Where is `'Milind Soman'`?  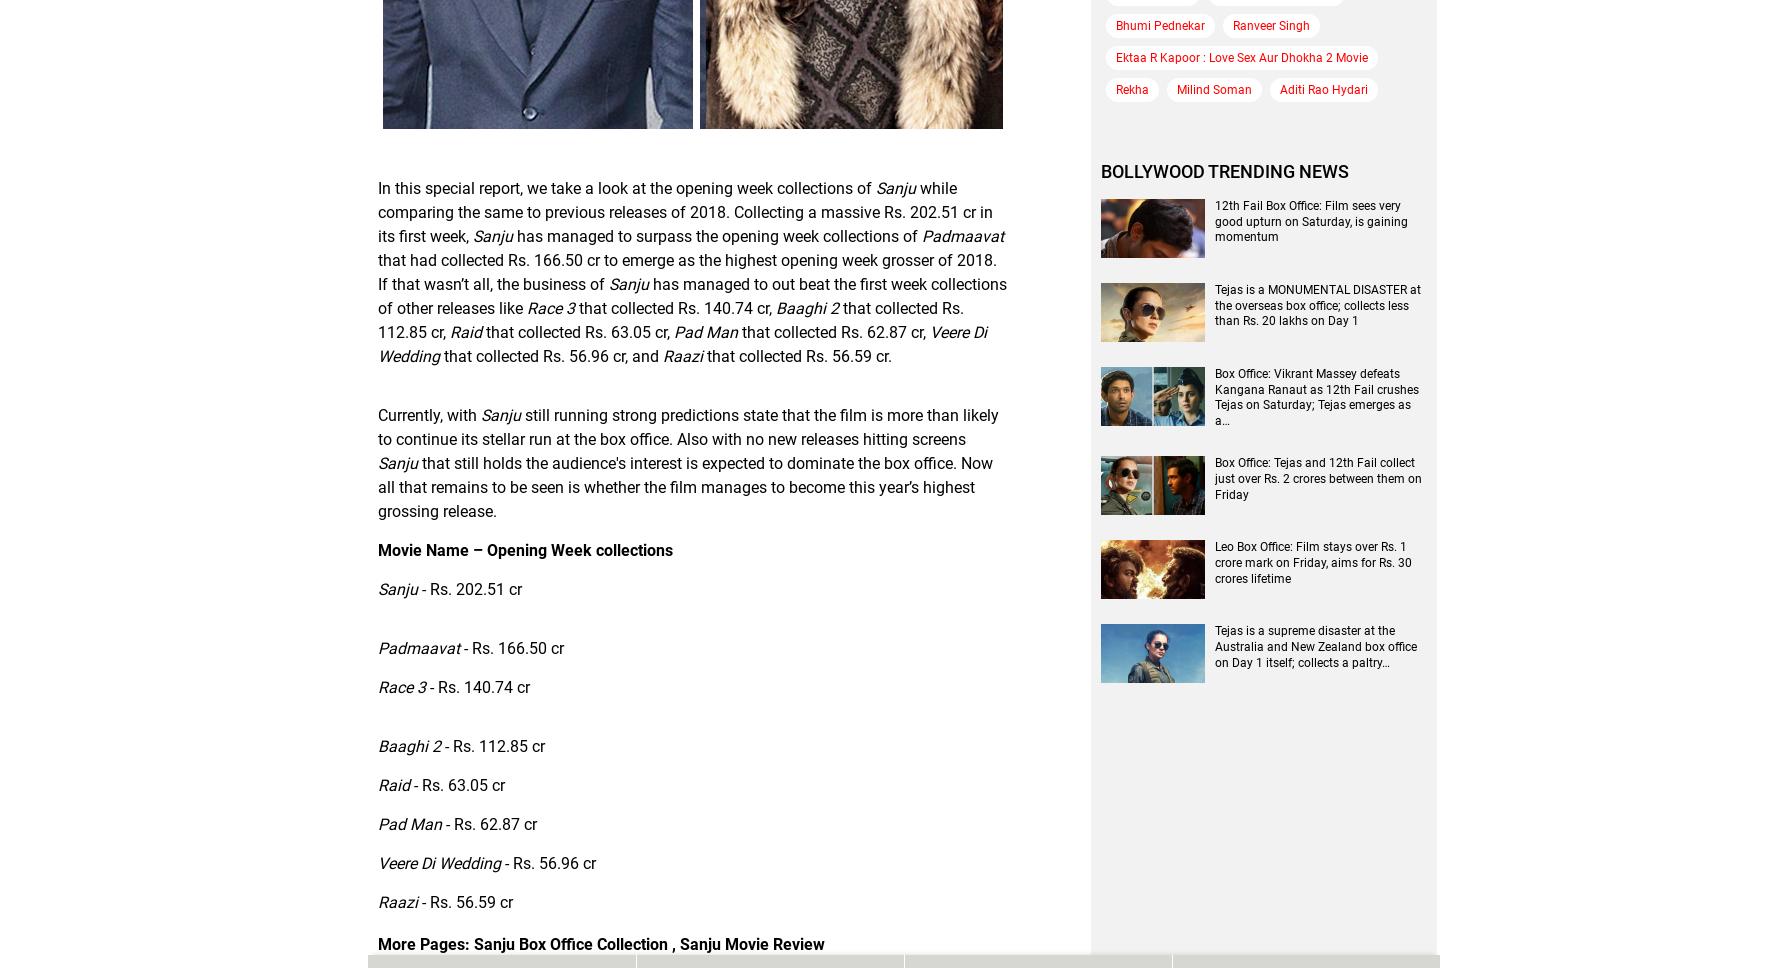 'Milind Soman' is located at coordinates (1214, 88).